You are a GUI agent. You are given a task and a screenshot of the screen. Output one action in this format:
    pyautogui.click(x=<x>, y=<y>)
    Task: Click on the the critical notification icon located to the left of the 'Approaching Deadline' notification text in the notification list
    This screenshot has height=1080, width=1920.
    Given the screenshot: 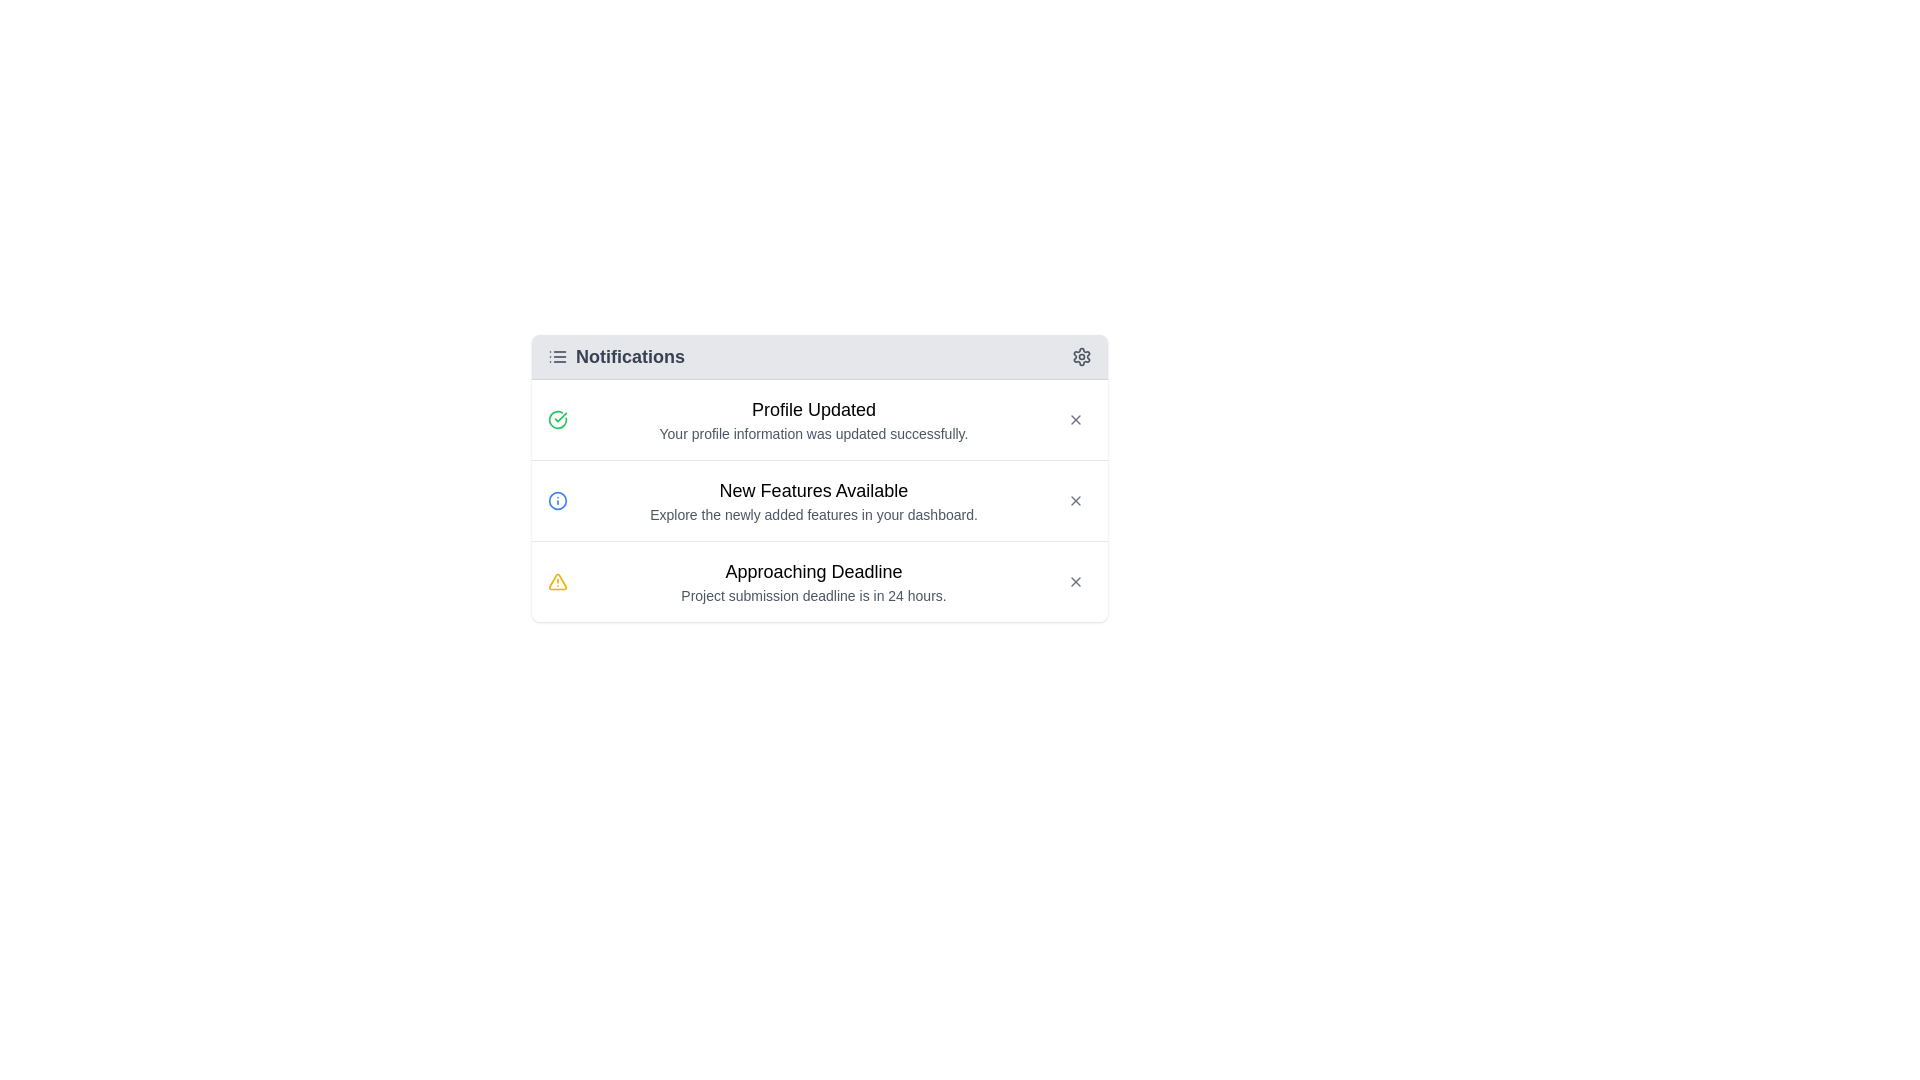 What is the action you would take?
    pyautogui.click(x=557, y=582)
    